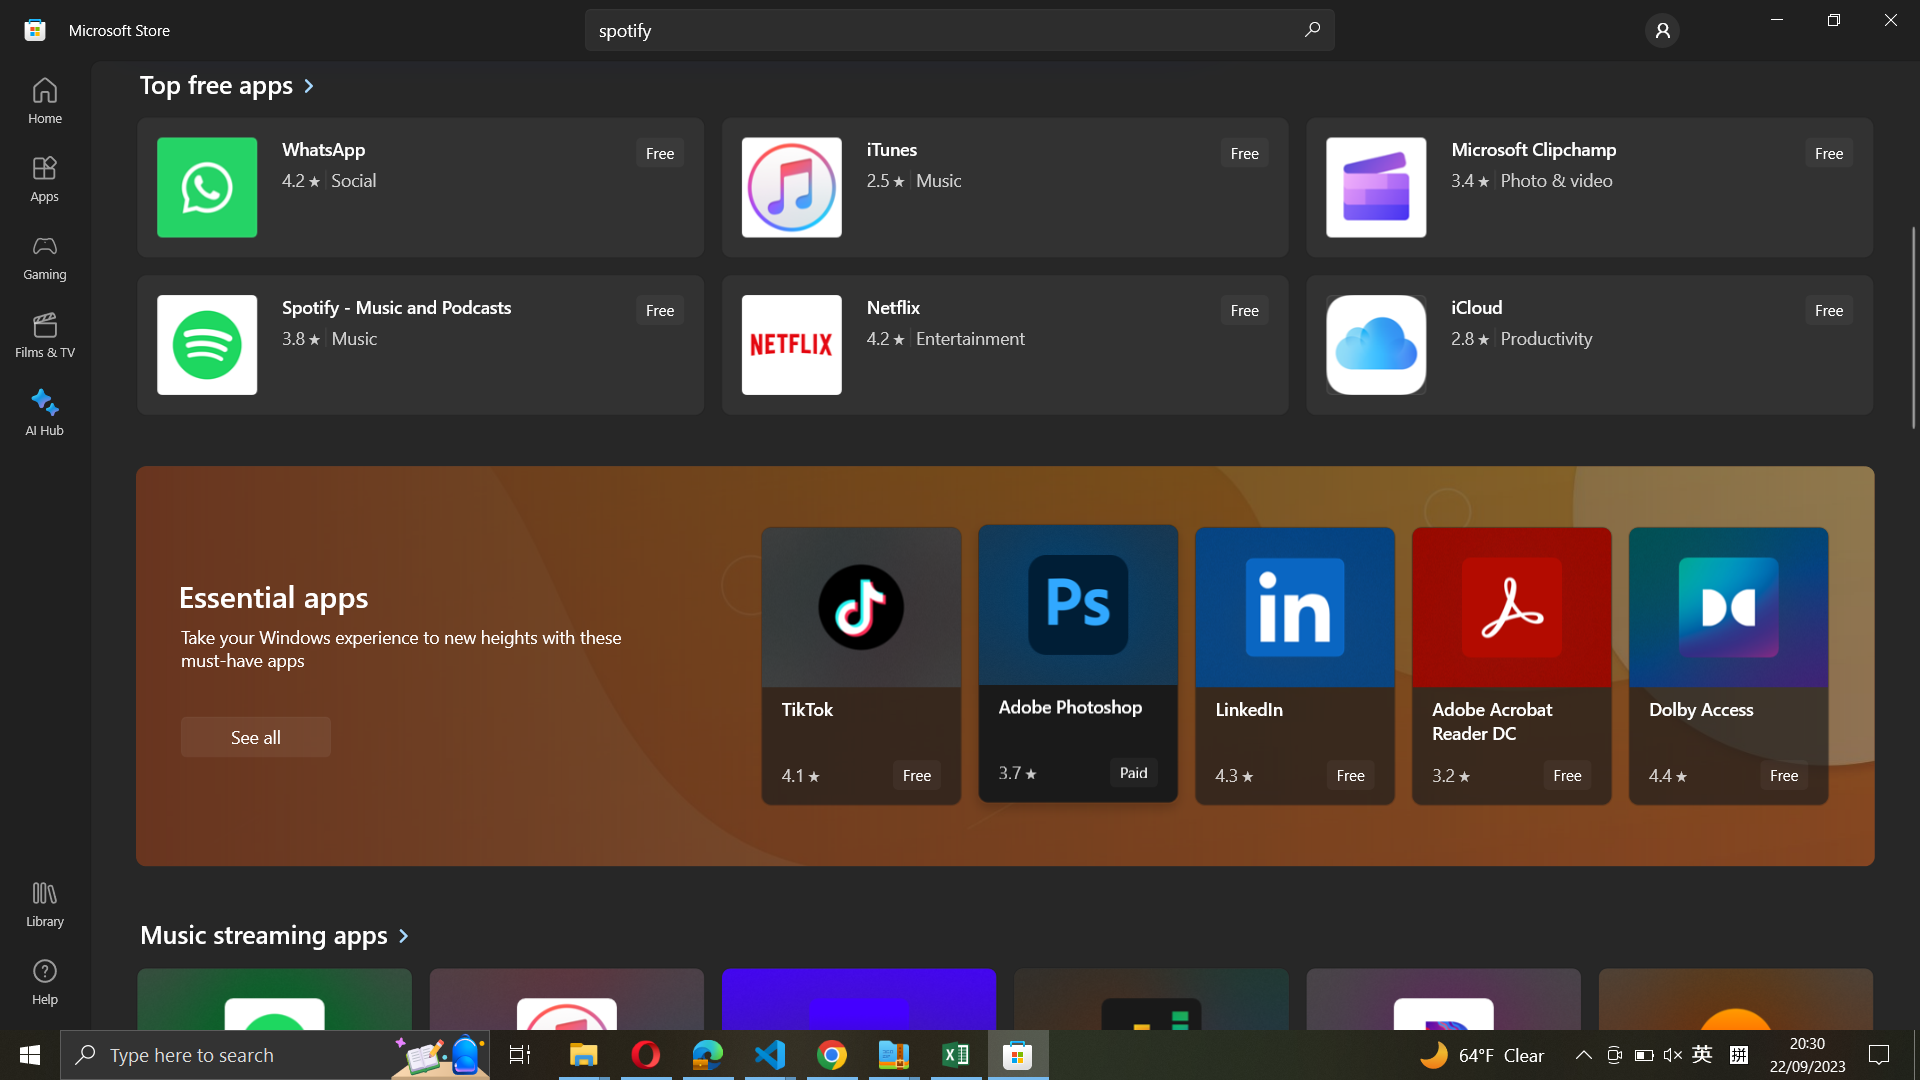  Describe the element at coordinates (1002, 189) in the screenshot. I see `iTunes application` at that location.